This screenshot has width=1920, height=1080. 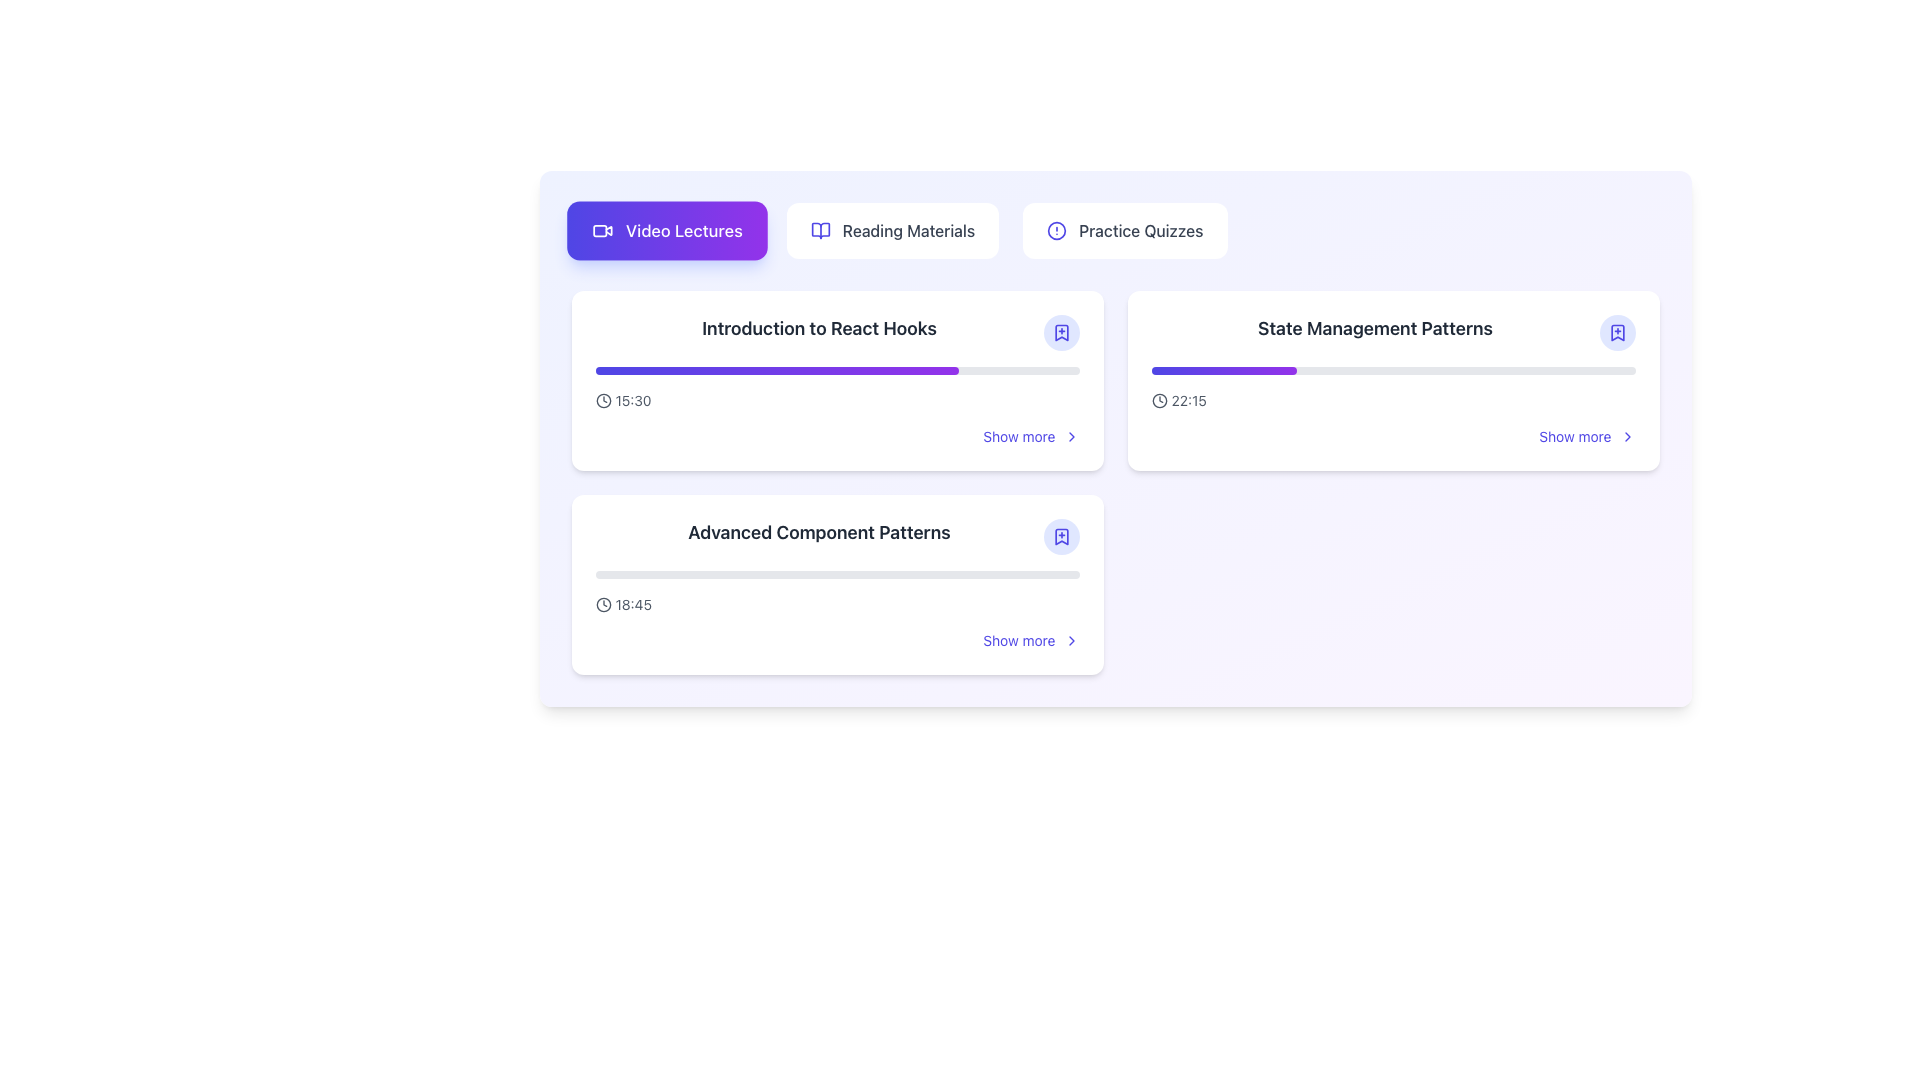 What do you see at coordinates (601, 230) in the screenshot?
I see `the small video camera icon with a white fill on a purple background, located to the left of the 'Video Lectures' button` at bounding box center [601, 230].